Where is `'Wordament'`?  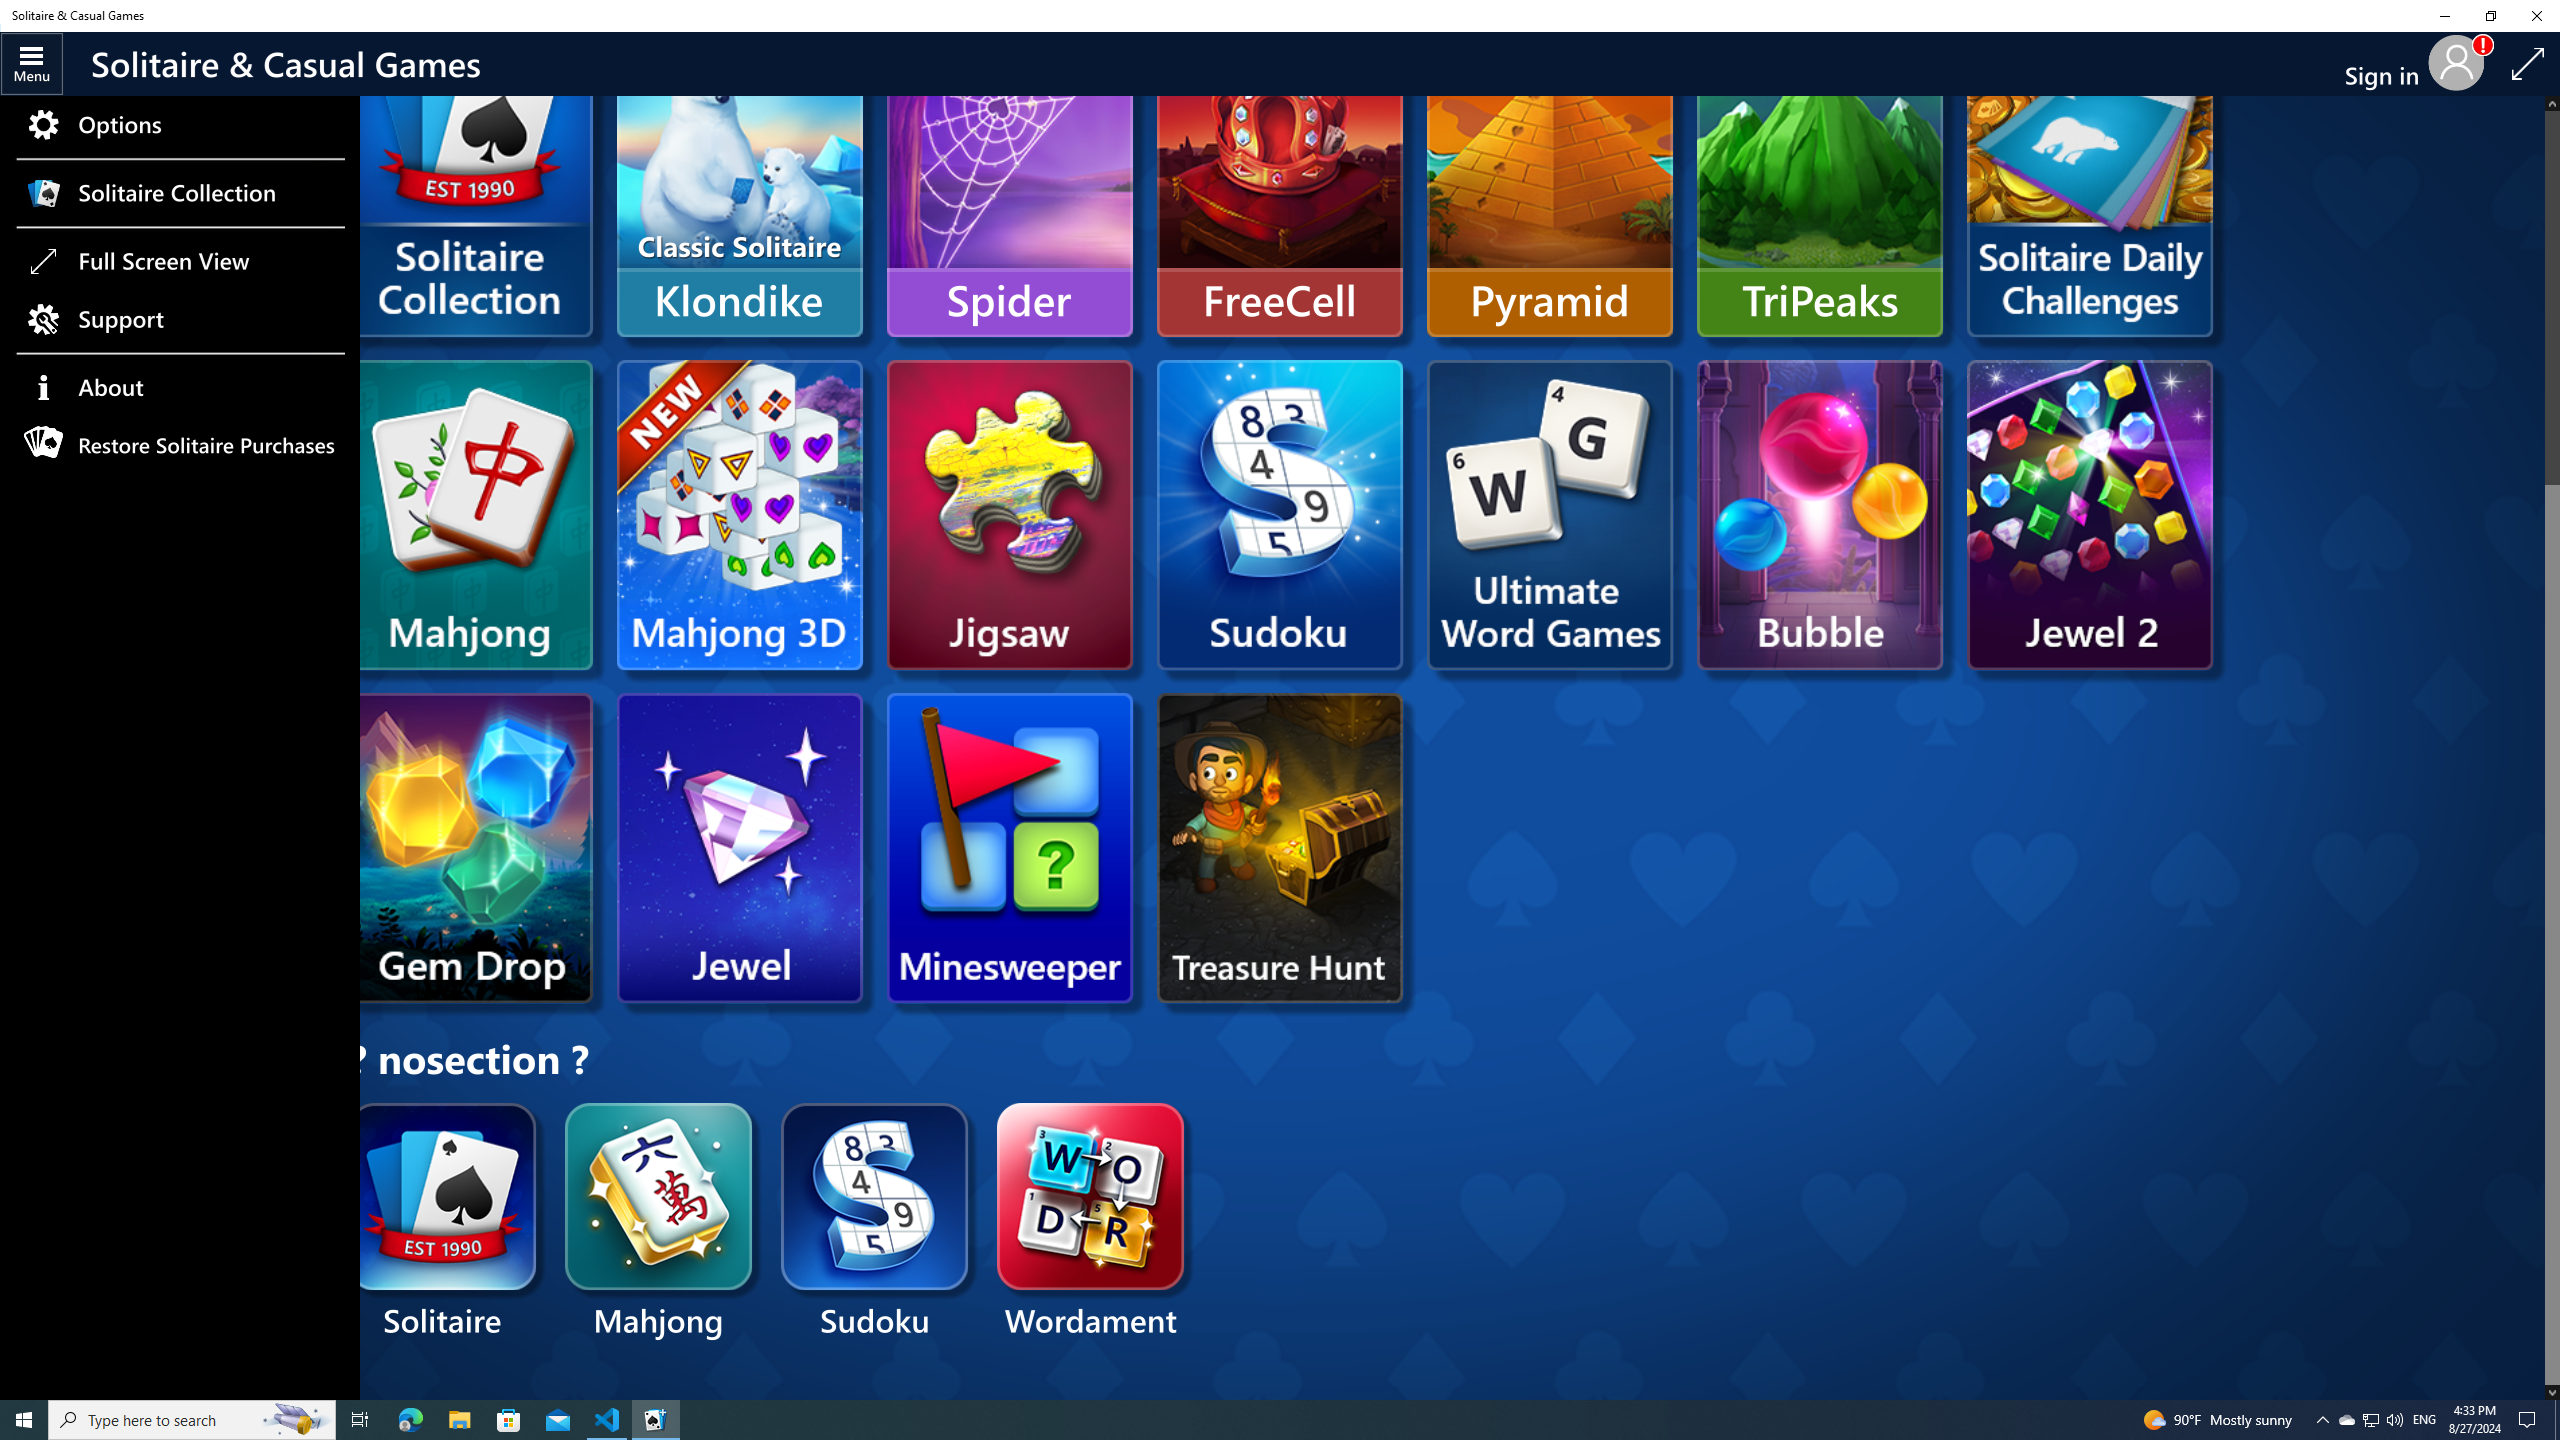 'Wordament' is located at coordinates (1091, 1222).